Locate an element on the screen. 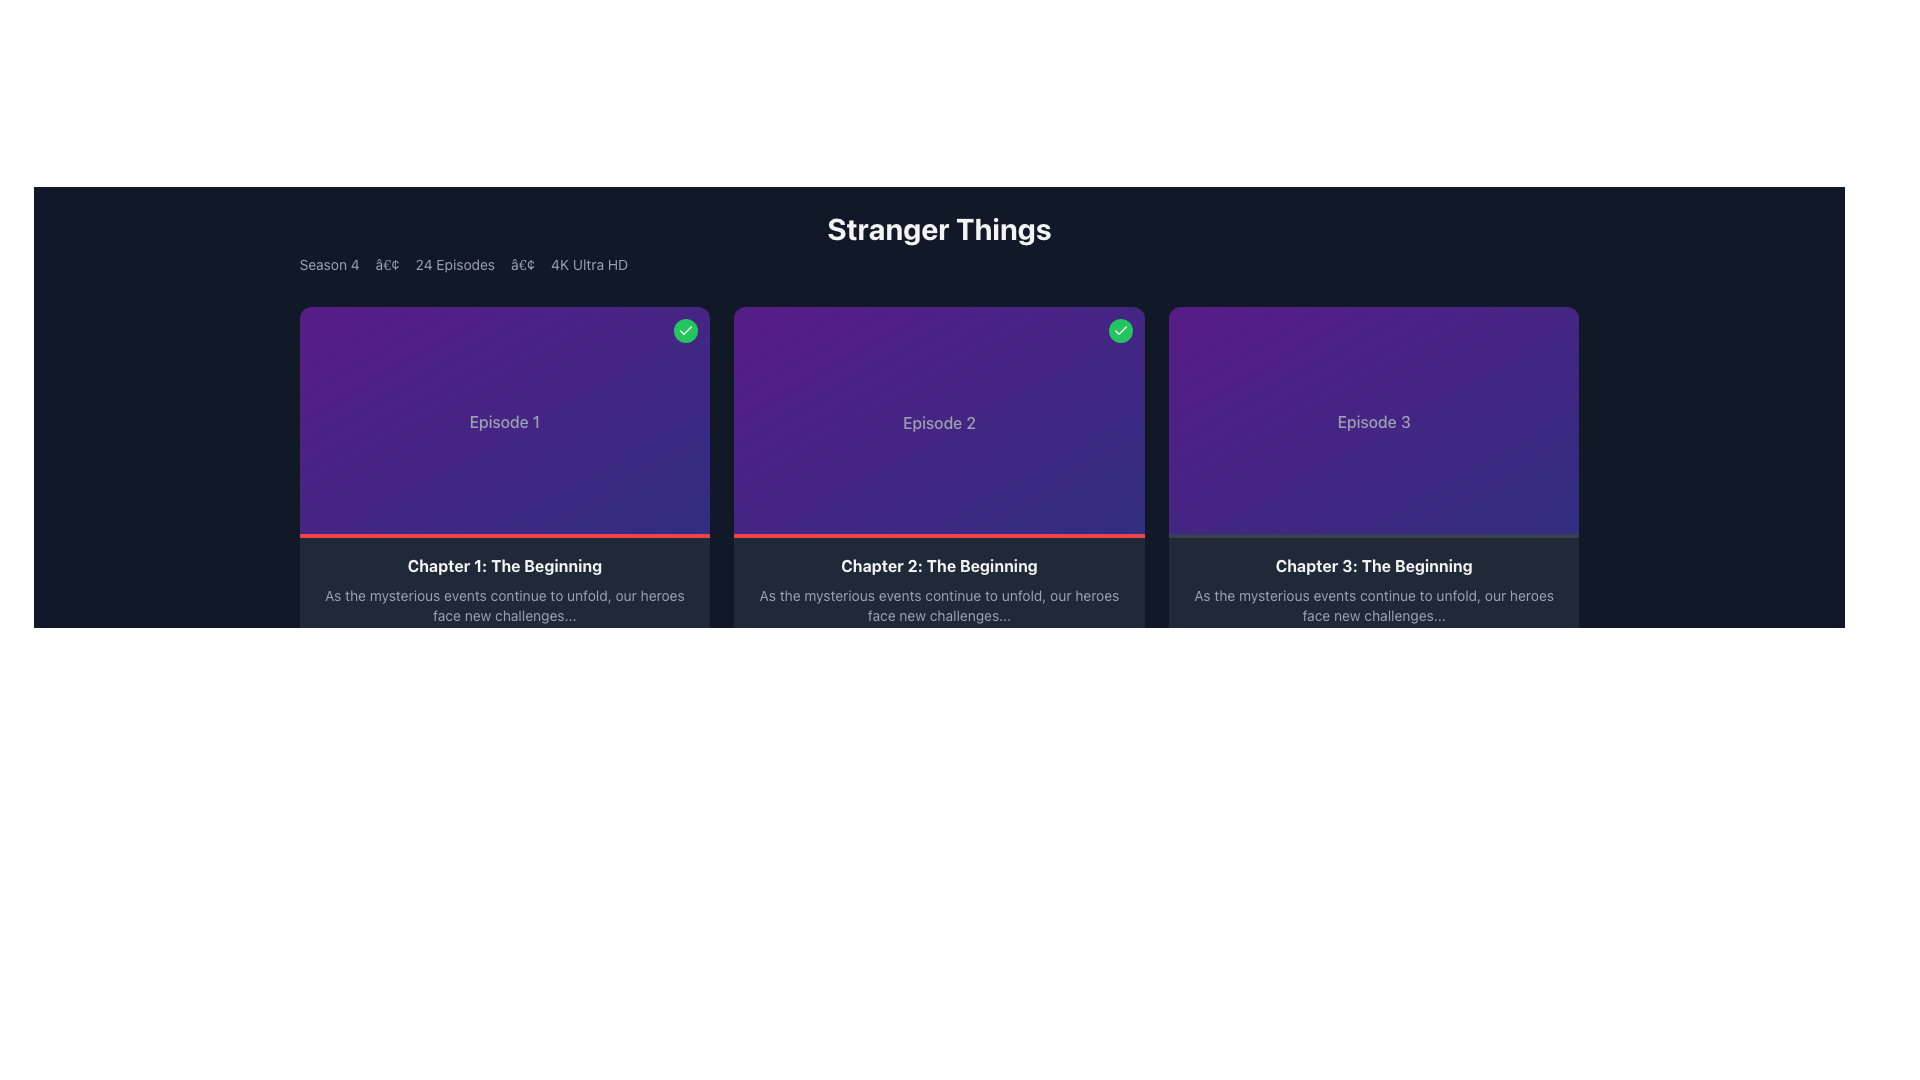 Image resolution: width=1920 pixels, height=1080 pixels. displayed text from the header or title element indicating the name of the current media content, positioned above the metadata text is located at coordinates (938, 227).